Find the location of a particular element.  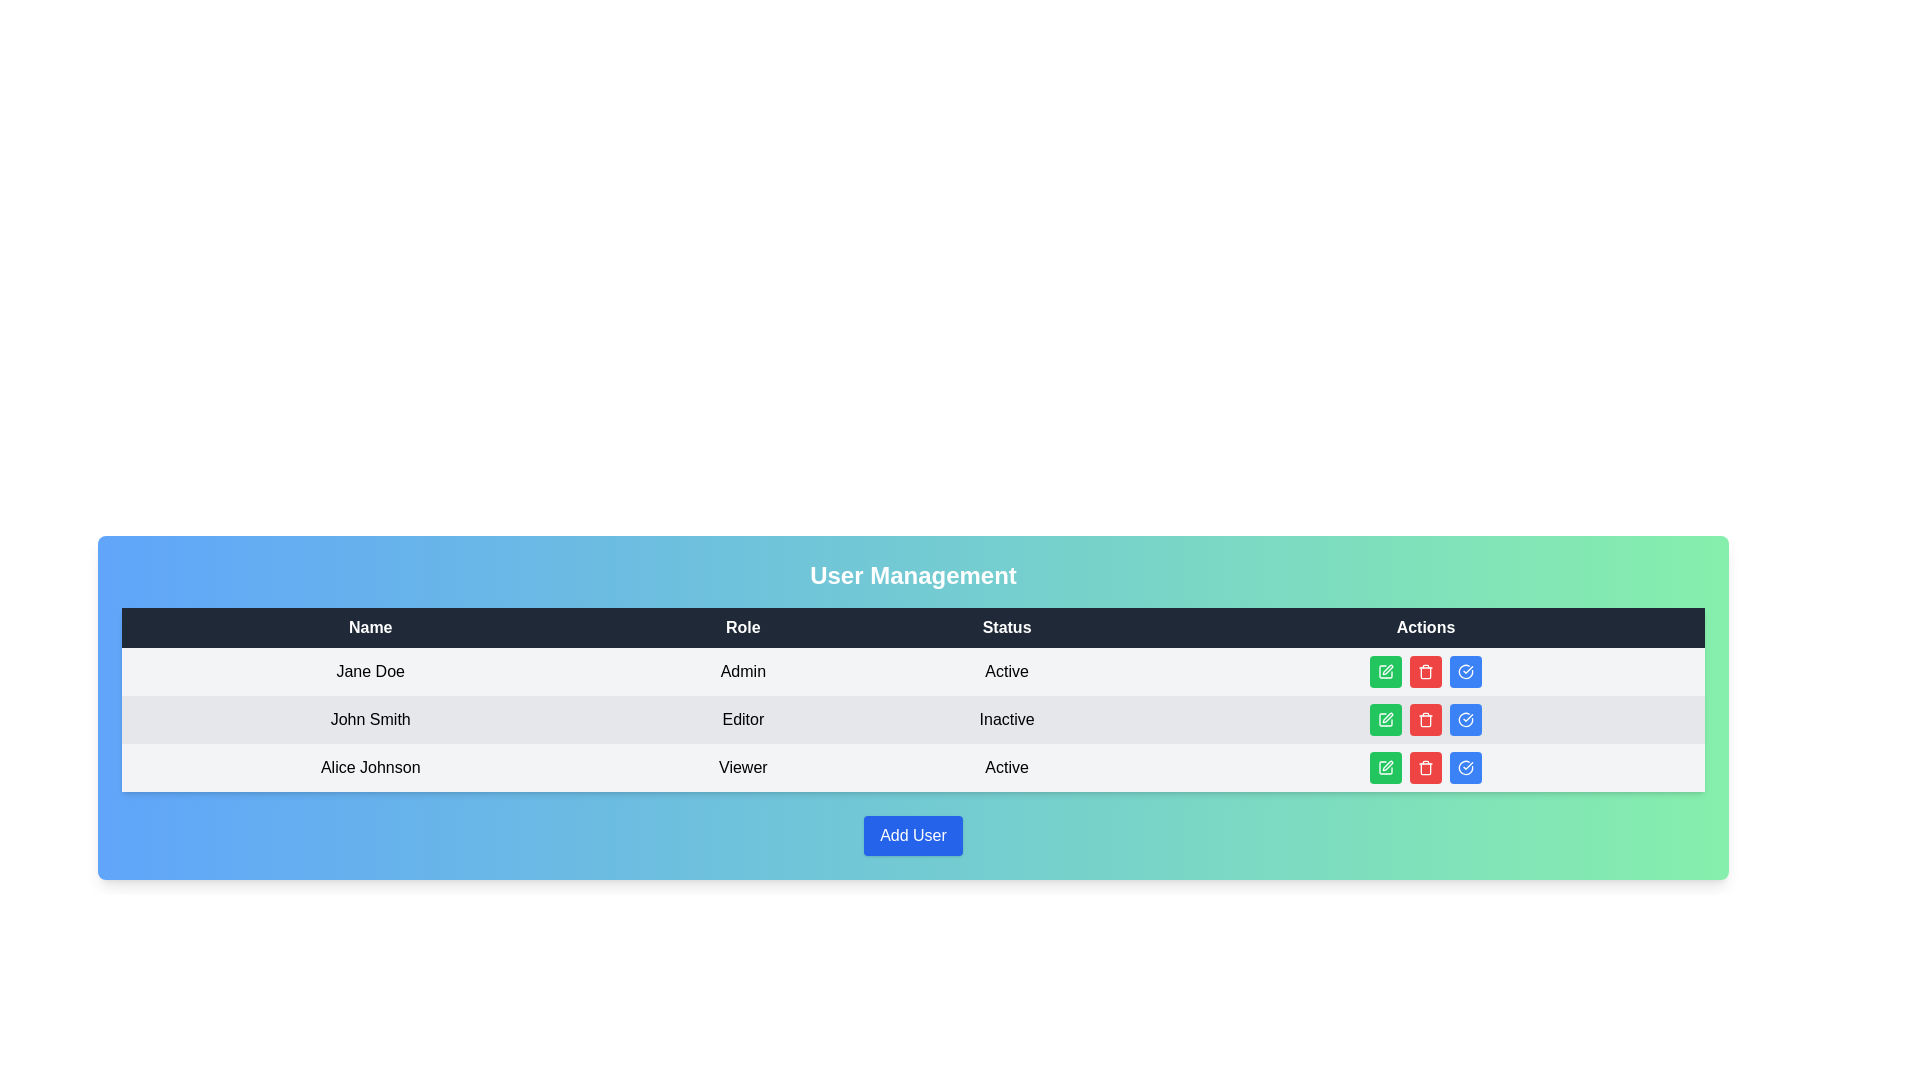

the delete button in the 'Actions' column of the third row associated with user 'Alice Johnson' in the 'User Management' table is located at coordinates (1424, 673).